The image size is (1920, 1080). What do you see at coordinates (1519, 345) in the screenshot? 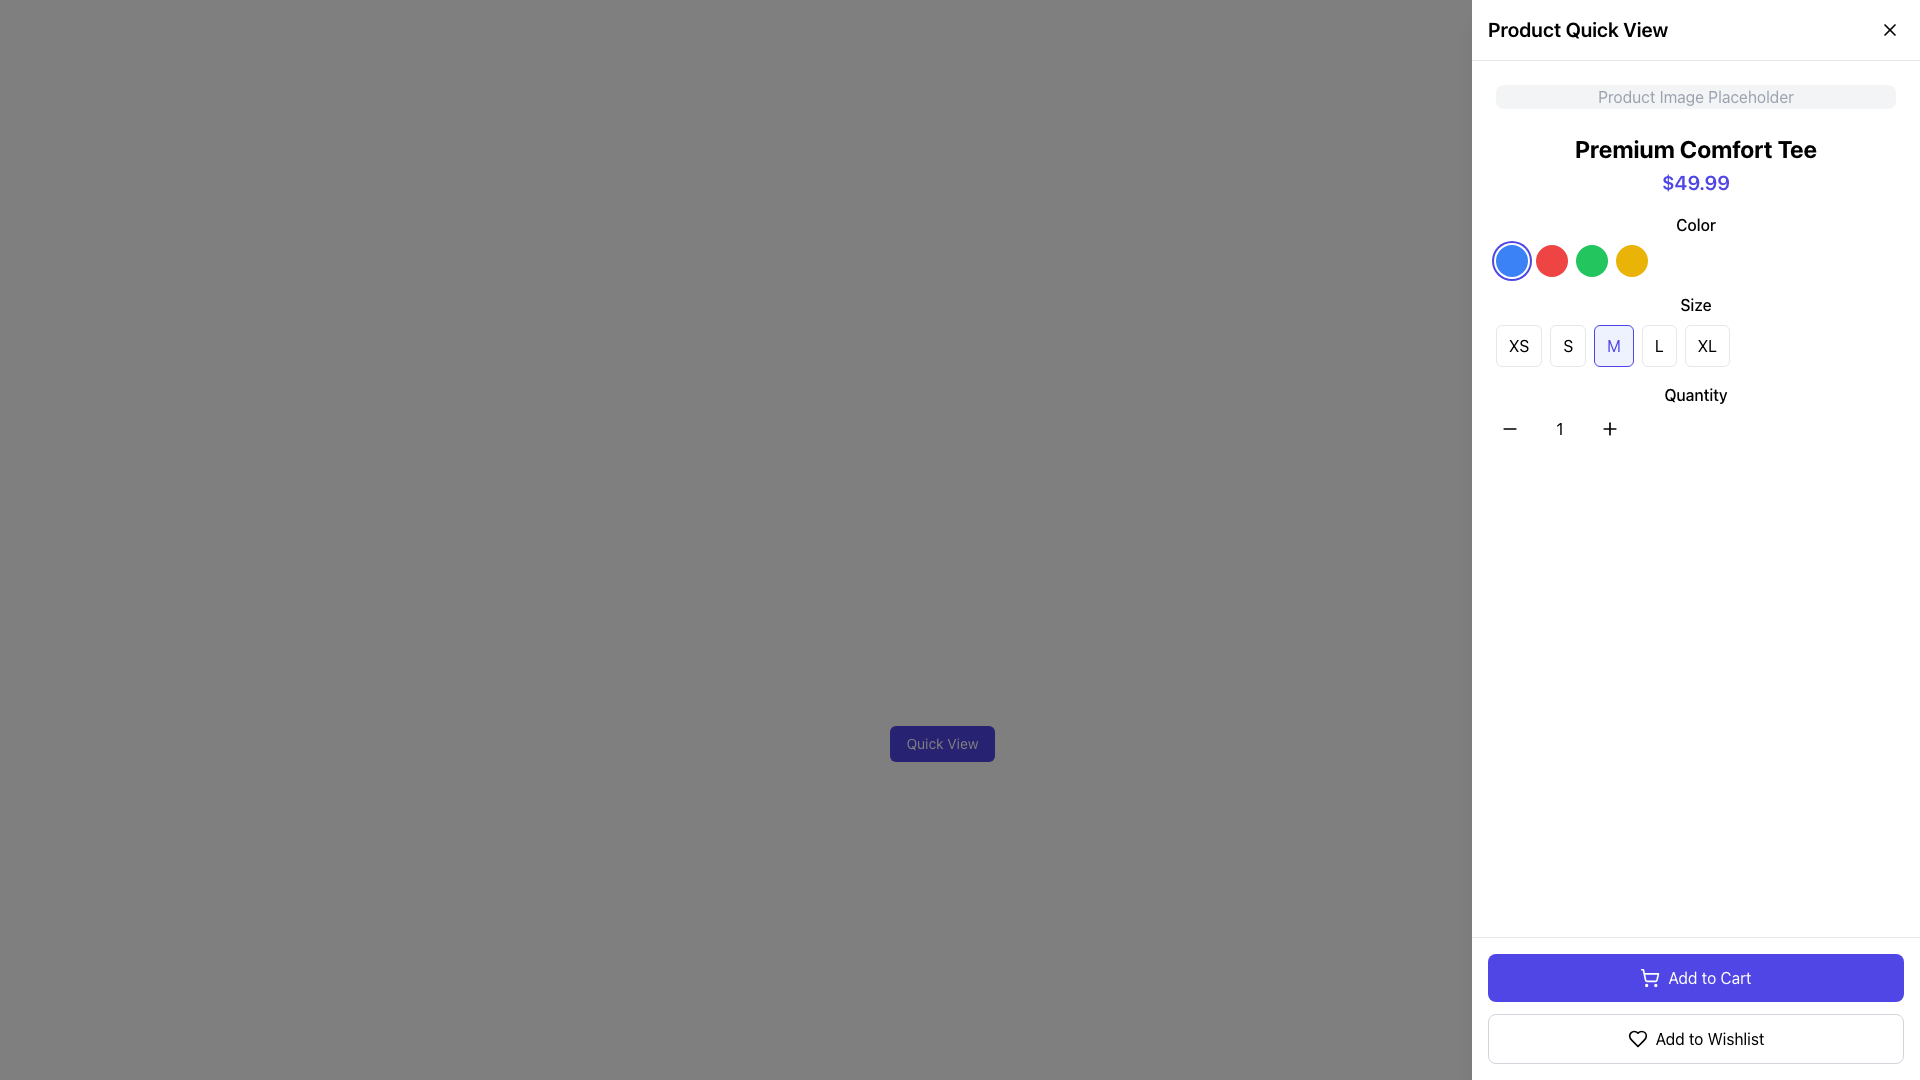
I see `the 'XS' size selection button, which is the first button in the row of size options under the 'Size' label` at bounding box center [1519, 345].